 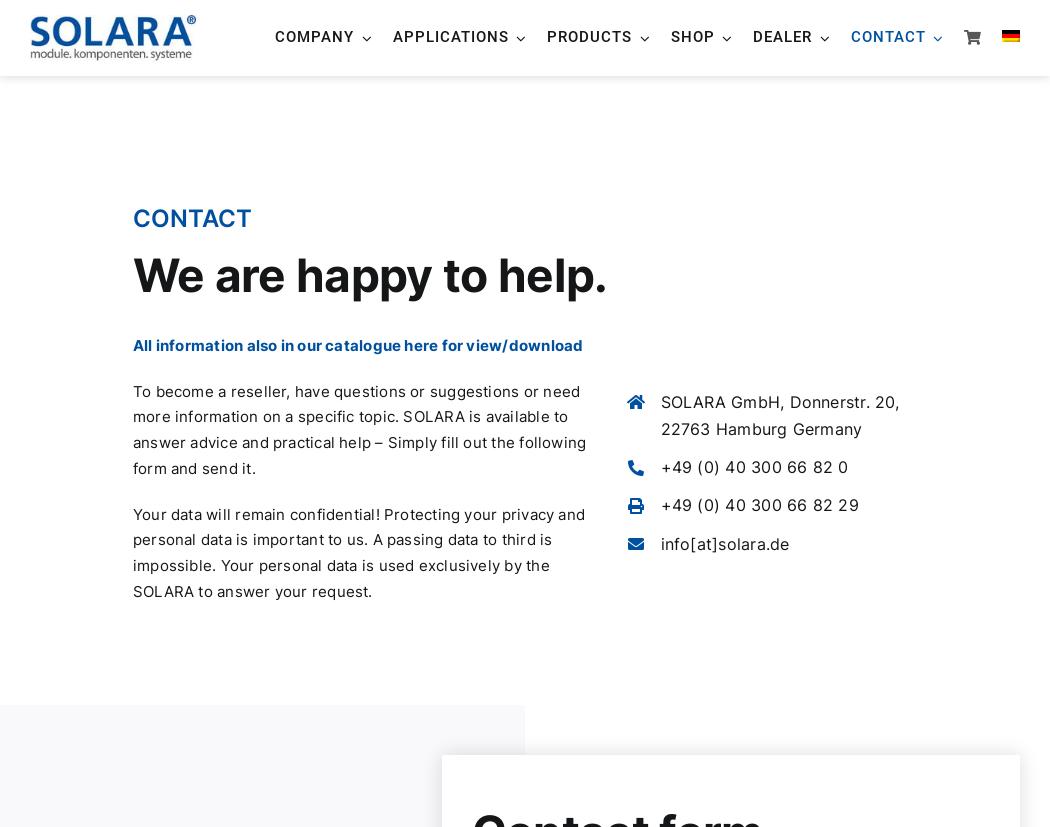 I want to click on 'Industry', so click(x=451, y=316).